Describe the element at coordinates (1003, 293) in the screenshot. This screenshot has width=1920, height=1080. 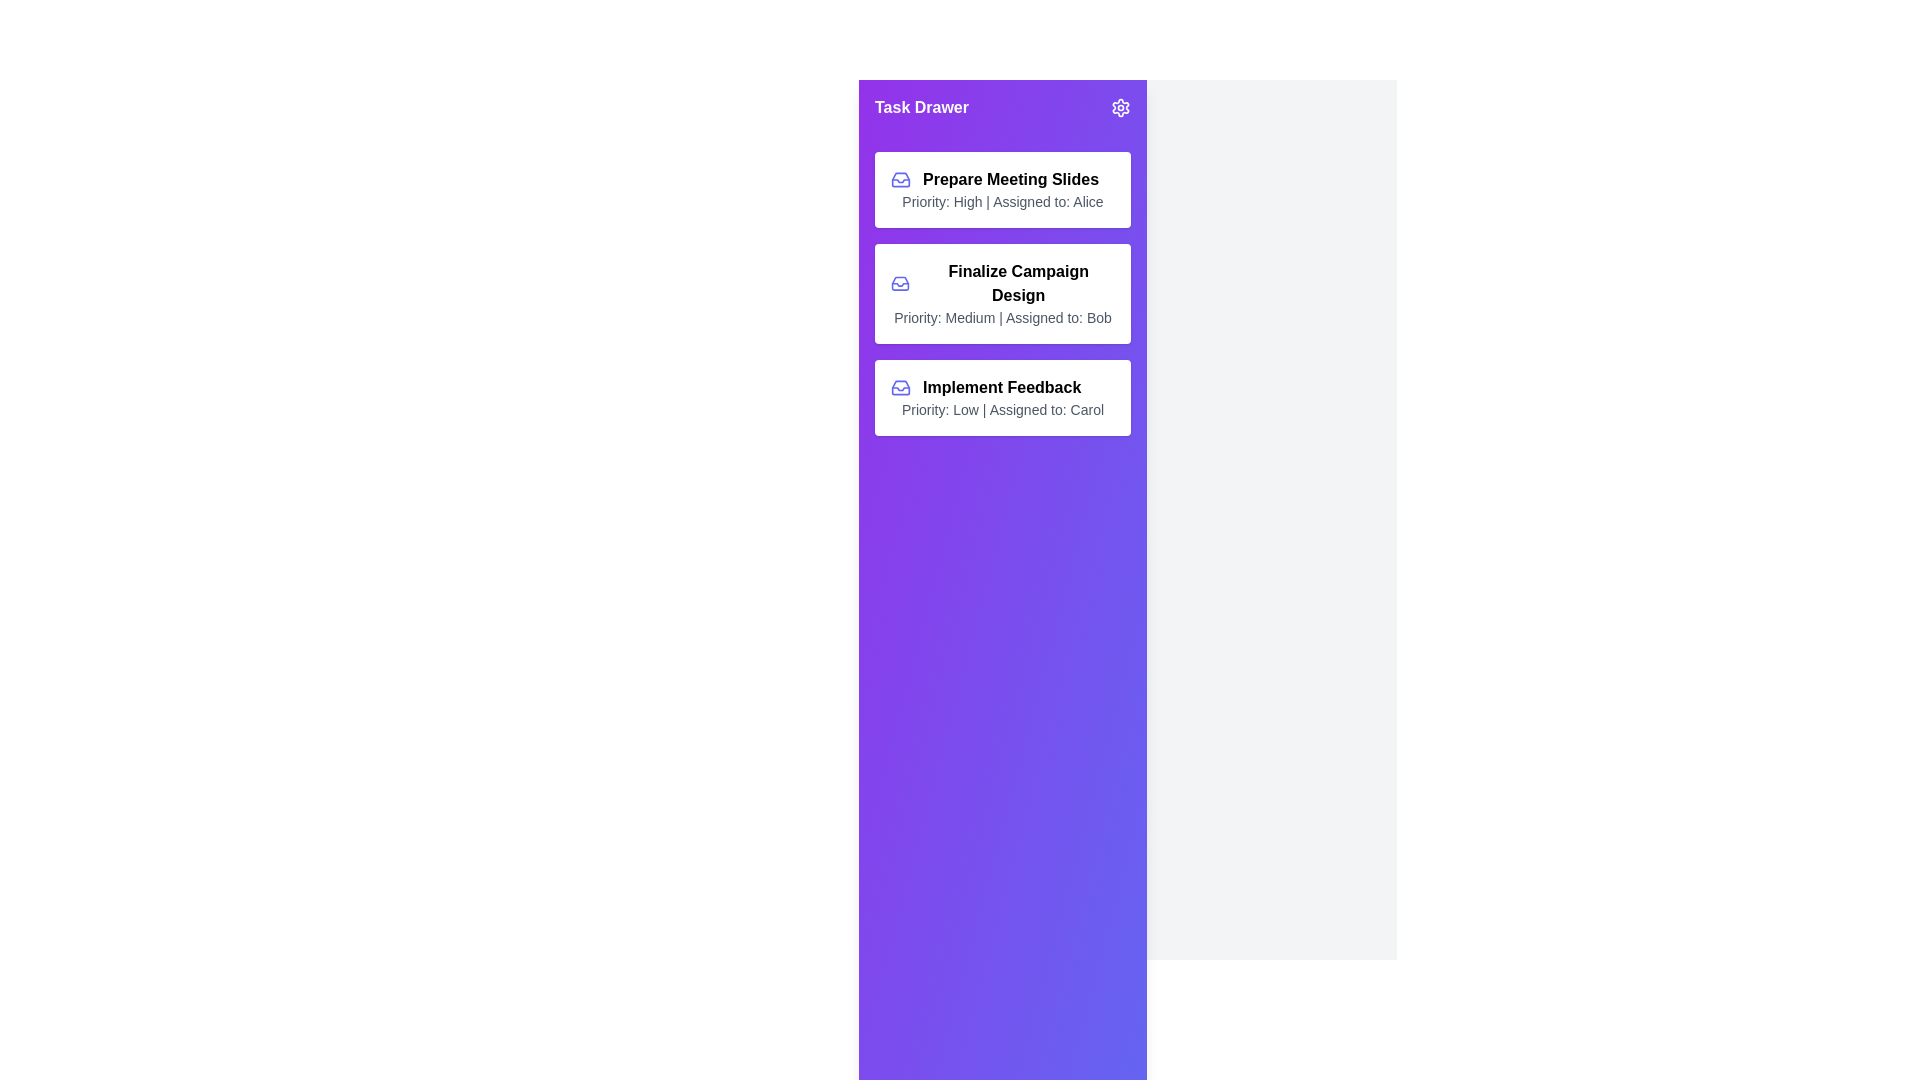
I see `the task titled 'Finalize Campaign Design' to preview additional options or effects` at that location.